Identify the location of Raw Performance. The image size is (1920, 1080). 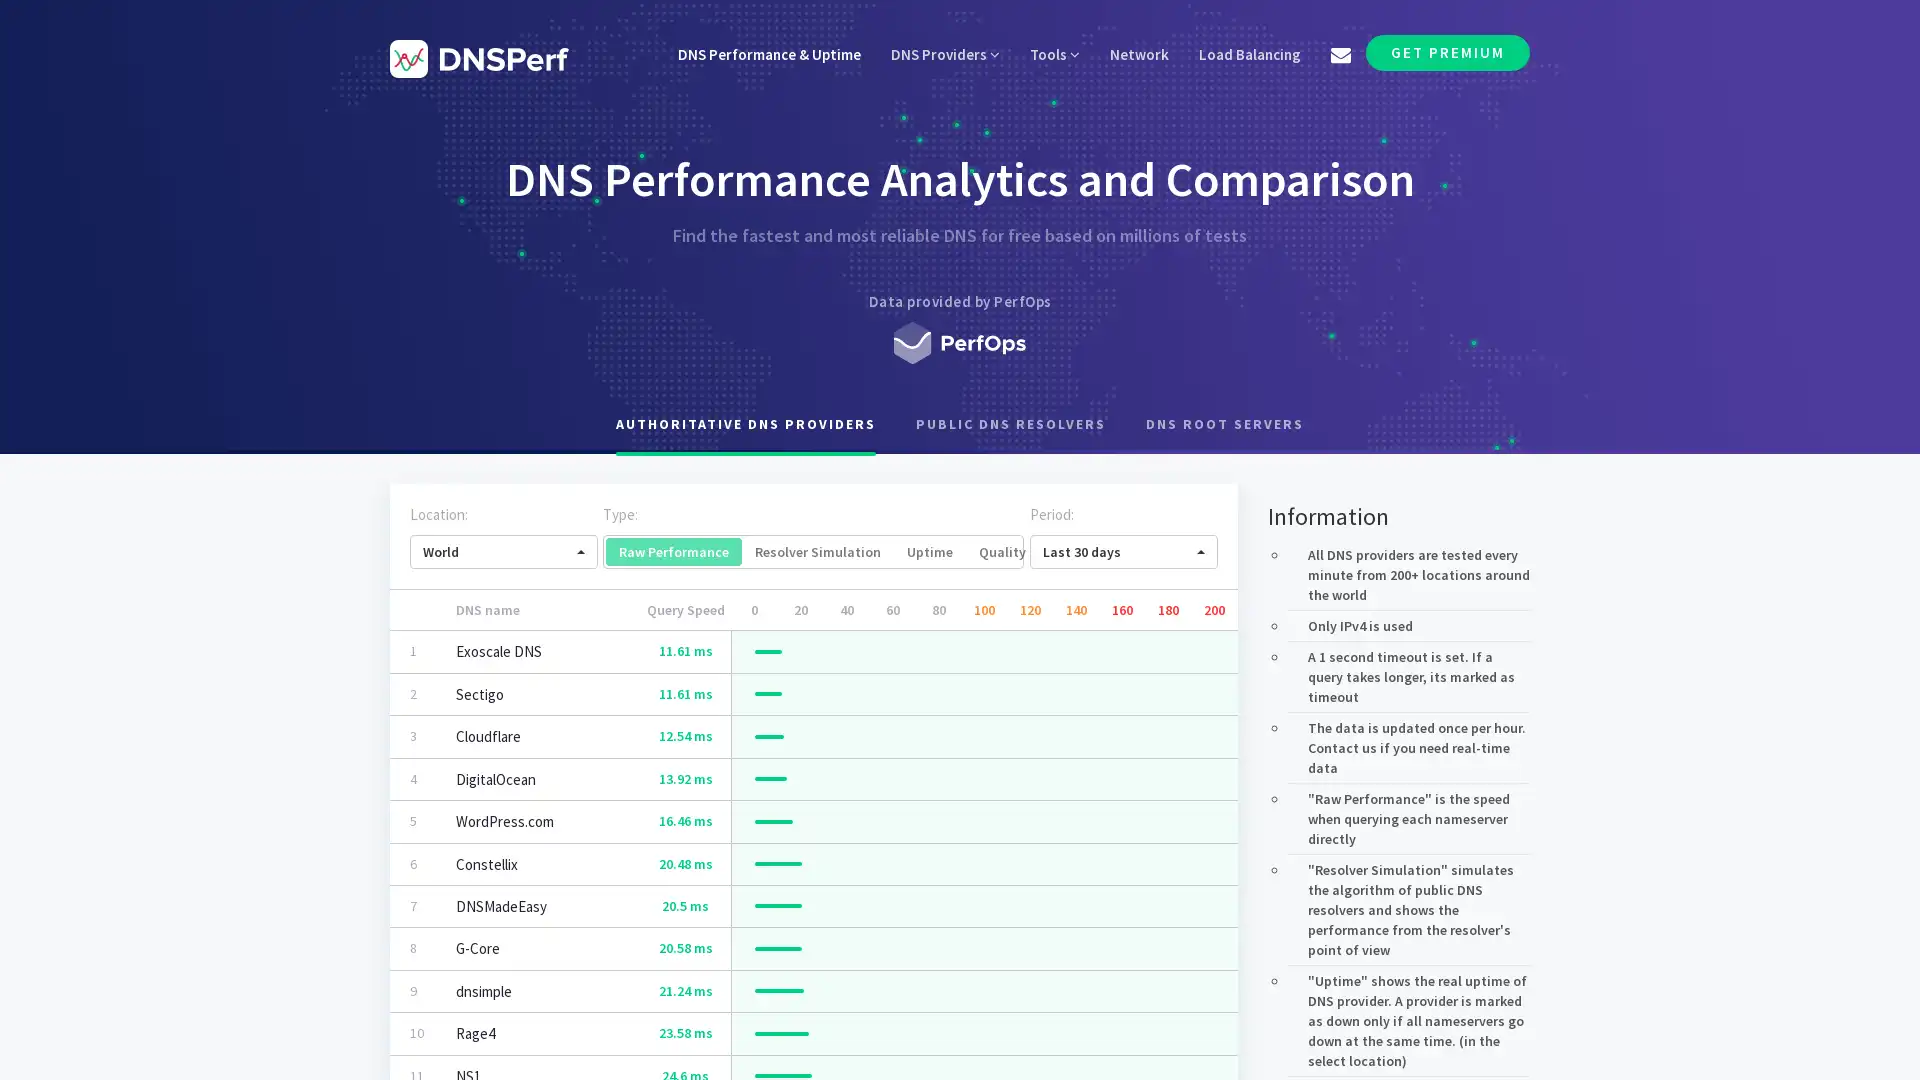
(673, 551).